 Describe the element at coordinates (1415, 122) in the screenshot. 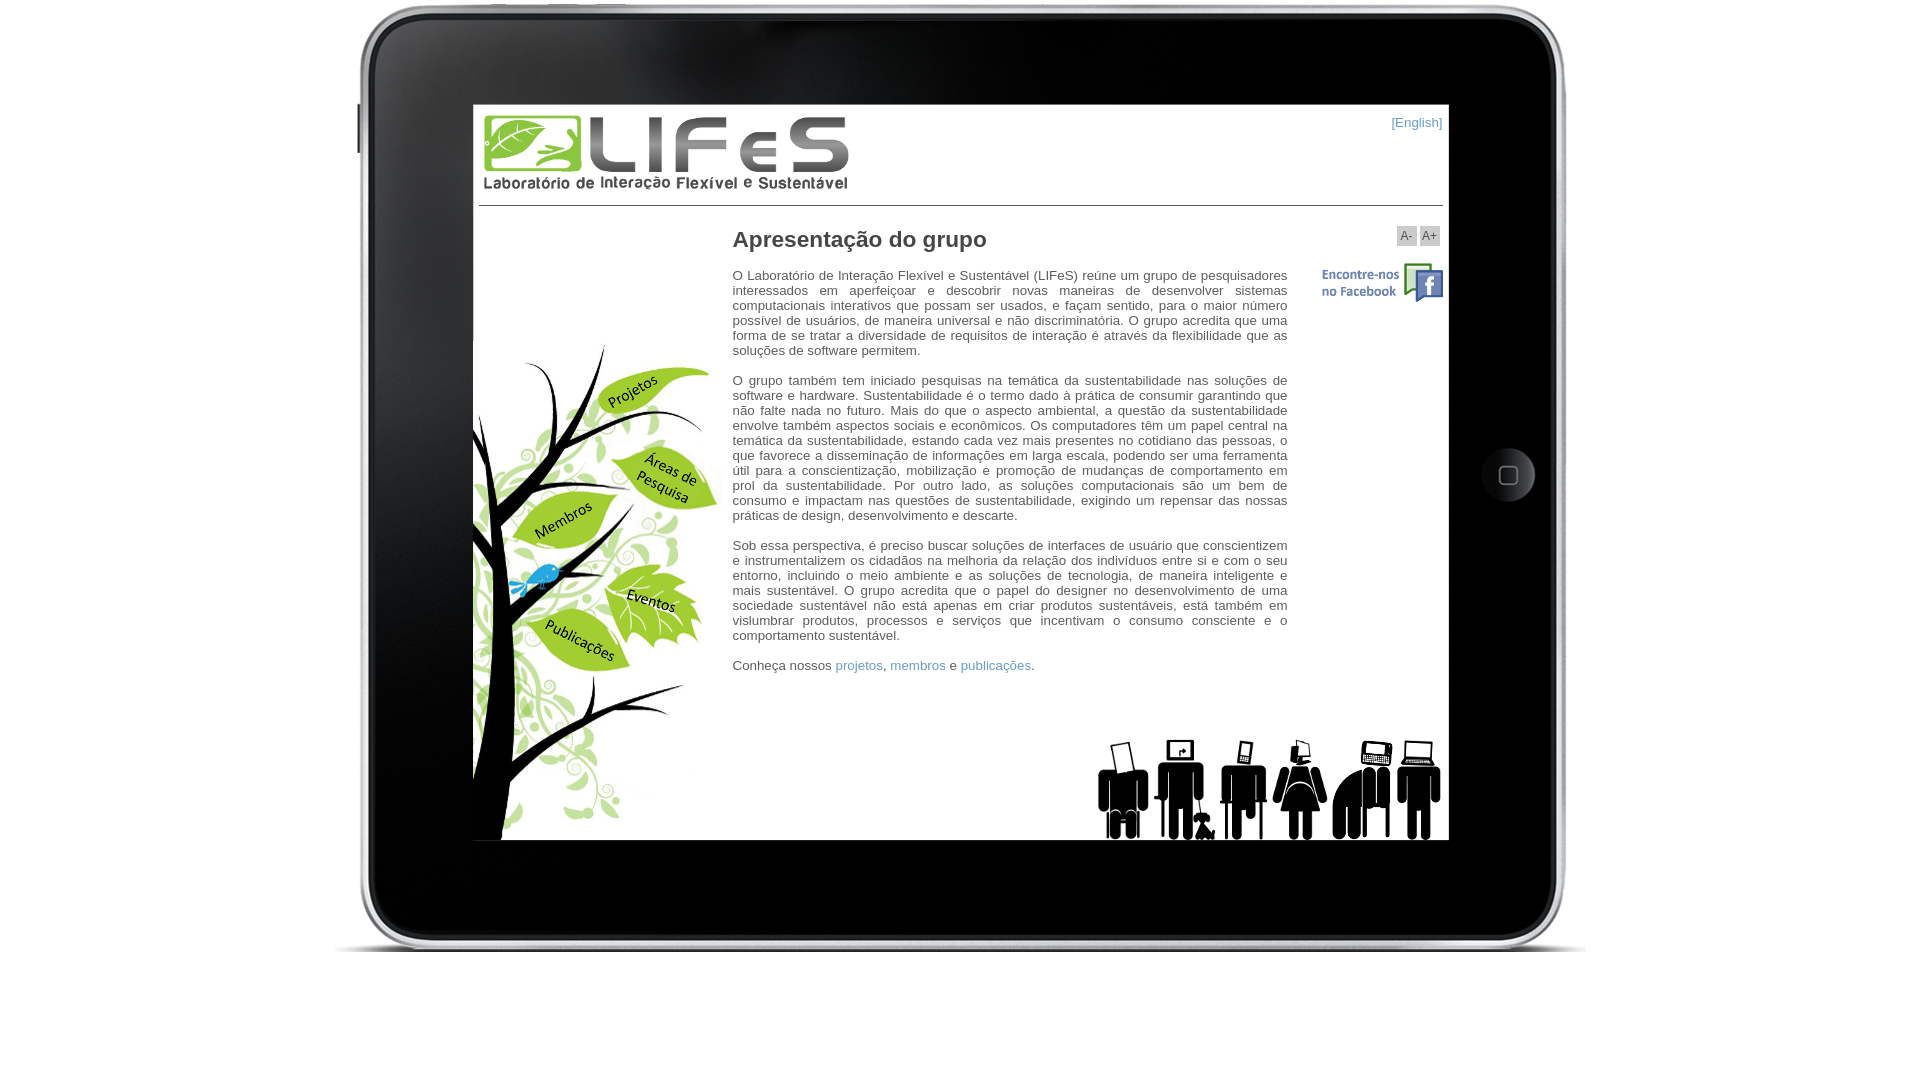

I see `'[English]'` at that location.